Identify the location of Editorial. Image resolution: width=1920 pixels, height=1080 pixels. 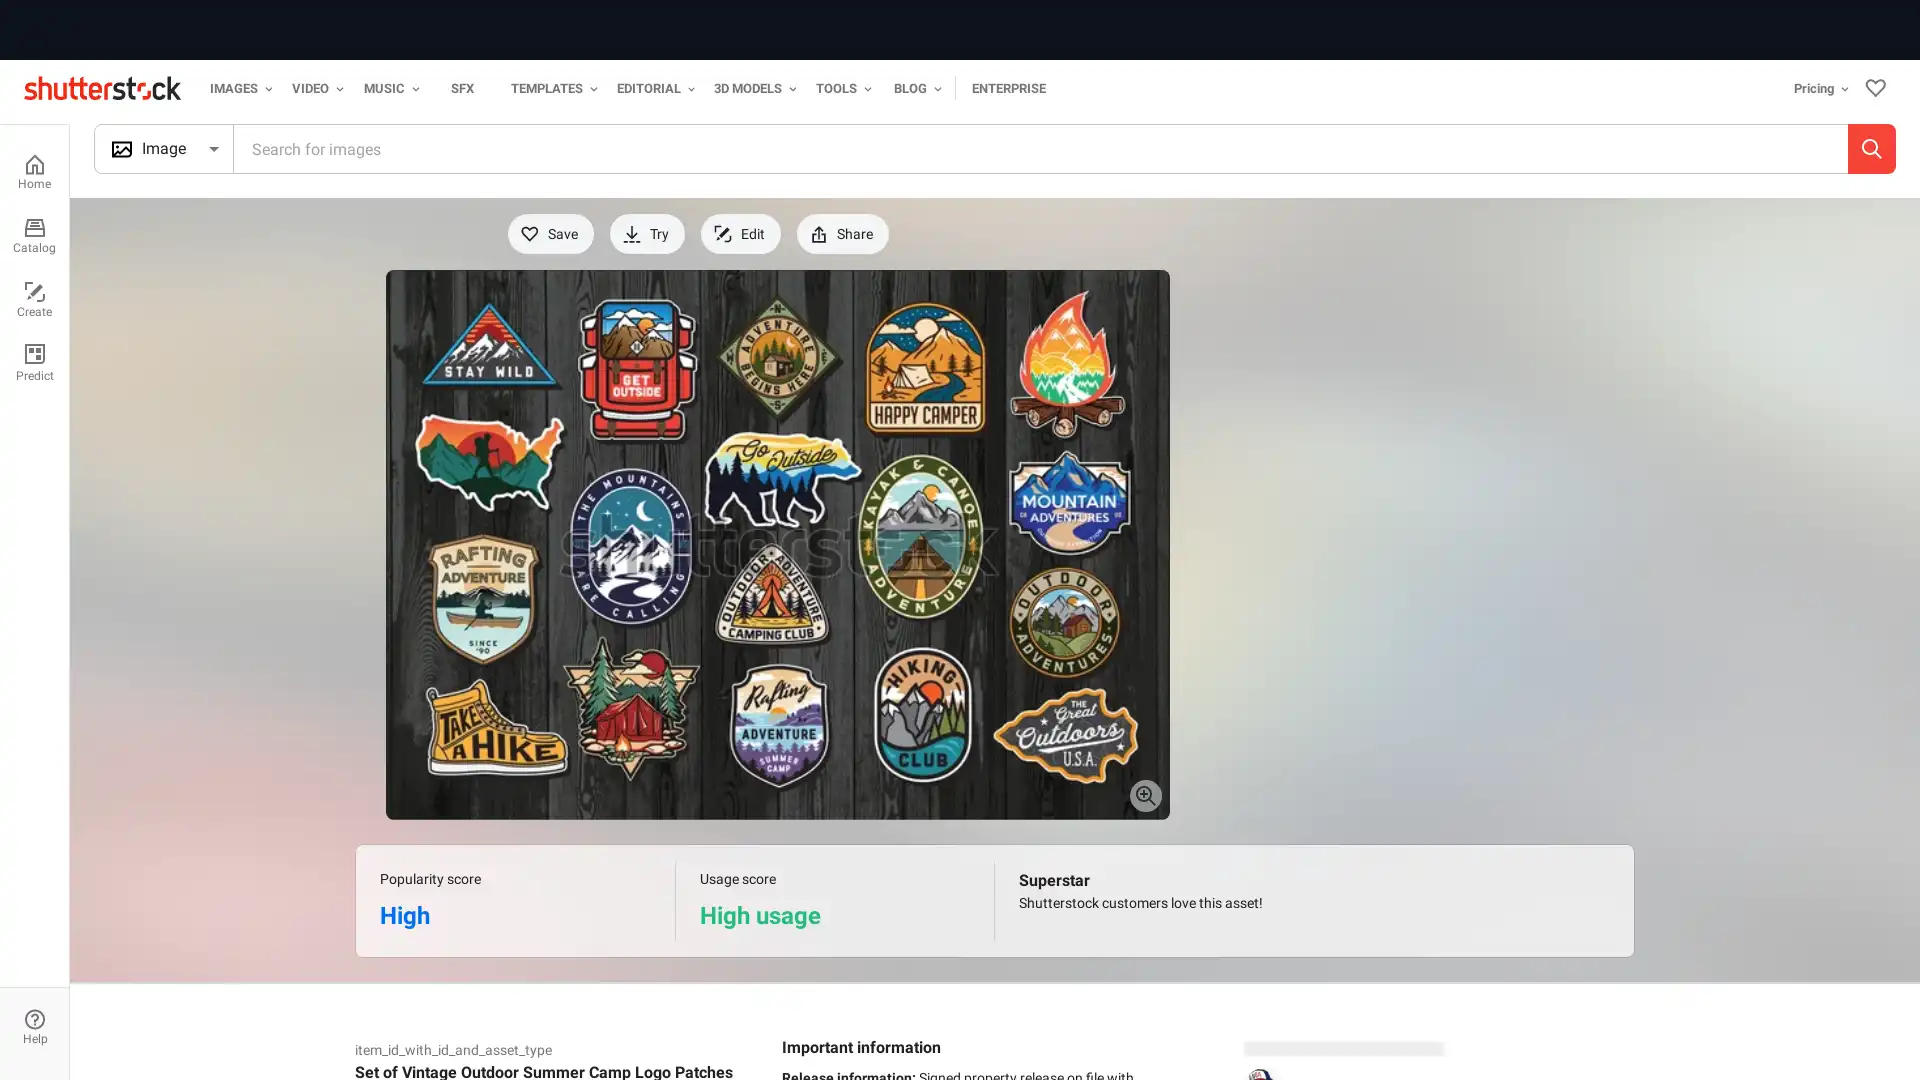
(652, 87).